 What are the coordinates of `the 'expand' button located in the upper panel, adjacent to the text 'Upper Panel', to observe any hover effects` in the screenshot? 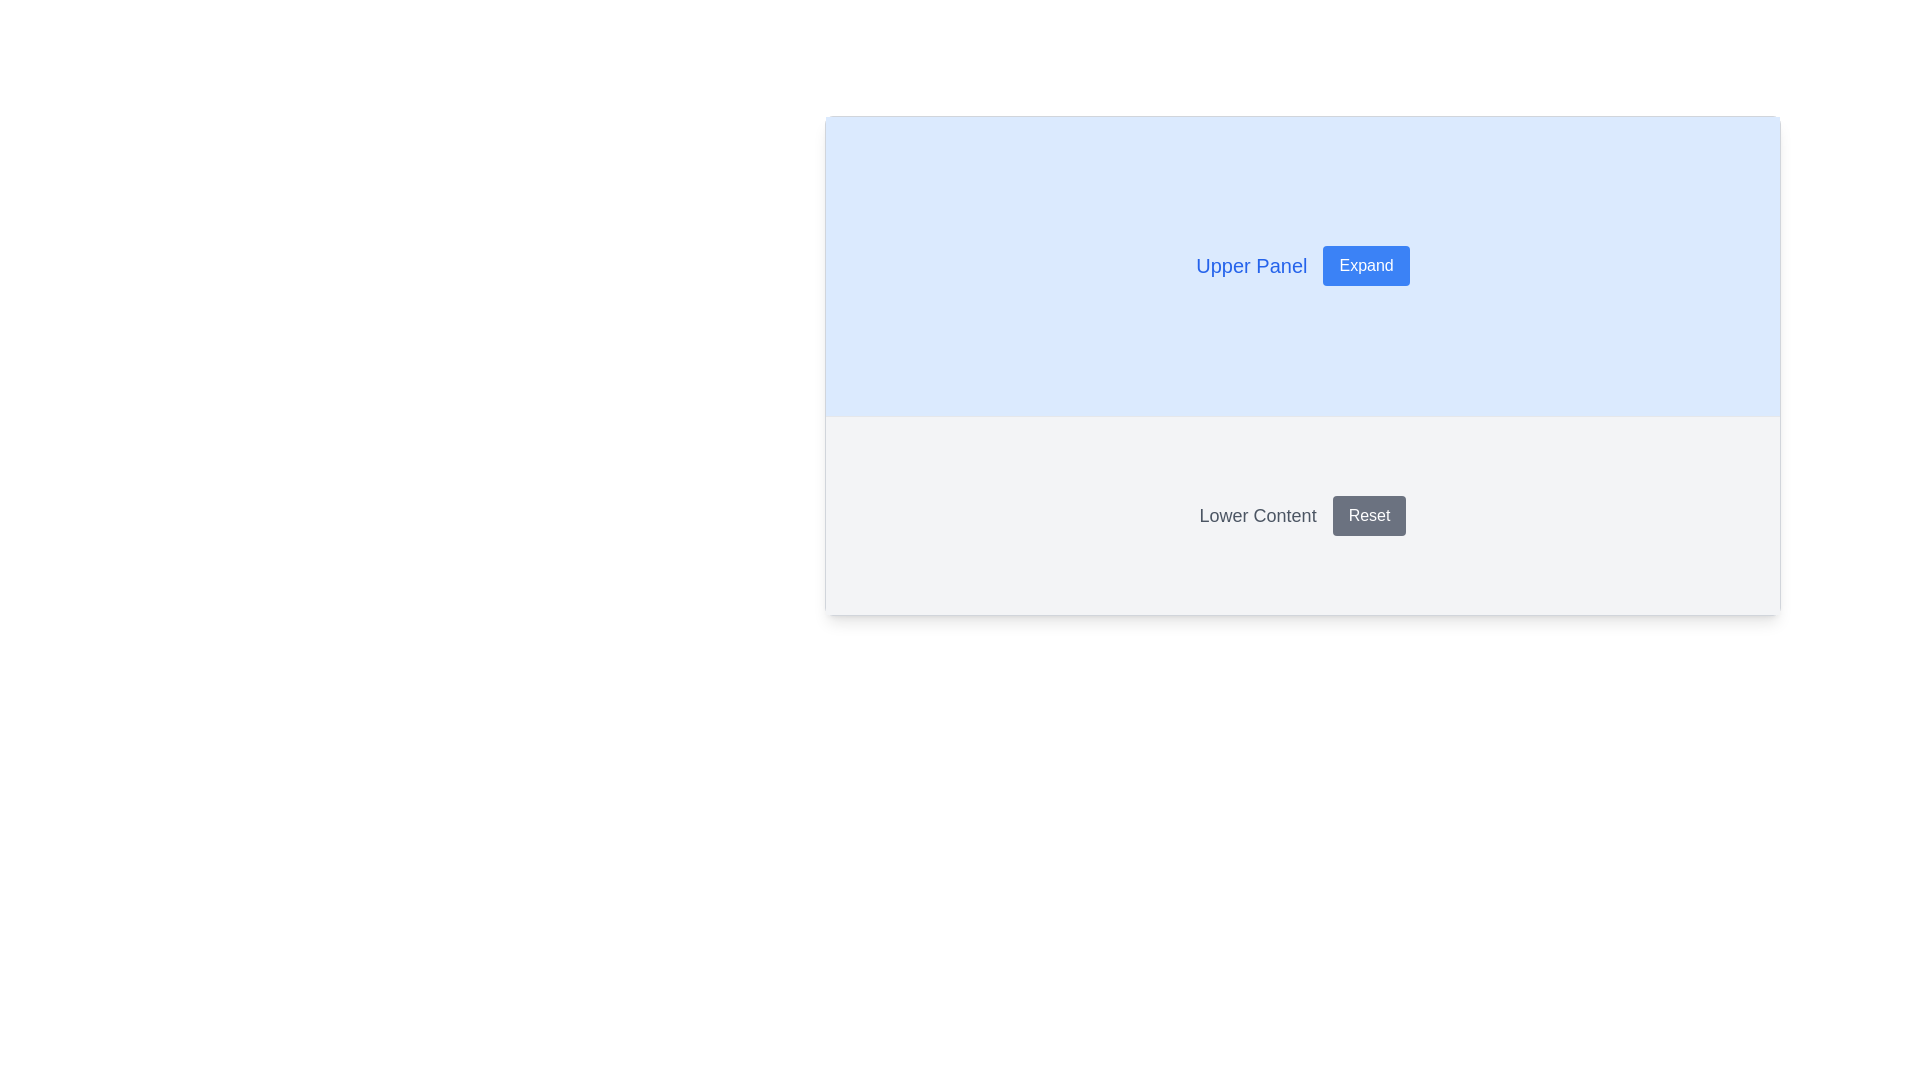 It's located at (1365, 265).